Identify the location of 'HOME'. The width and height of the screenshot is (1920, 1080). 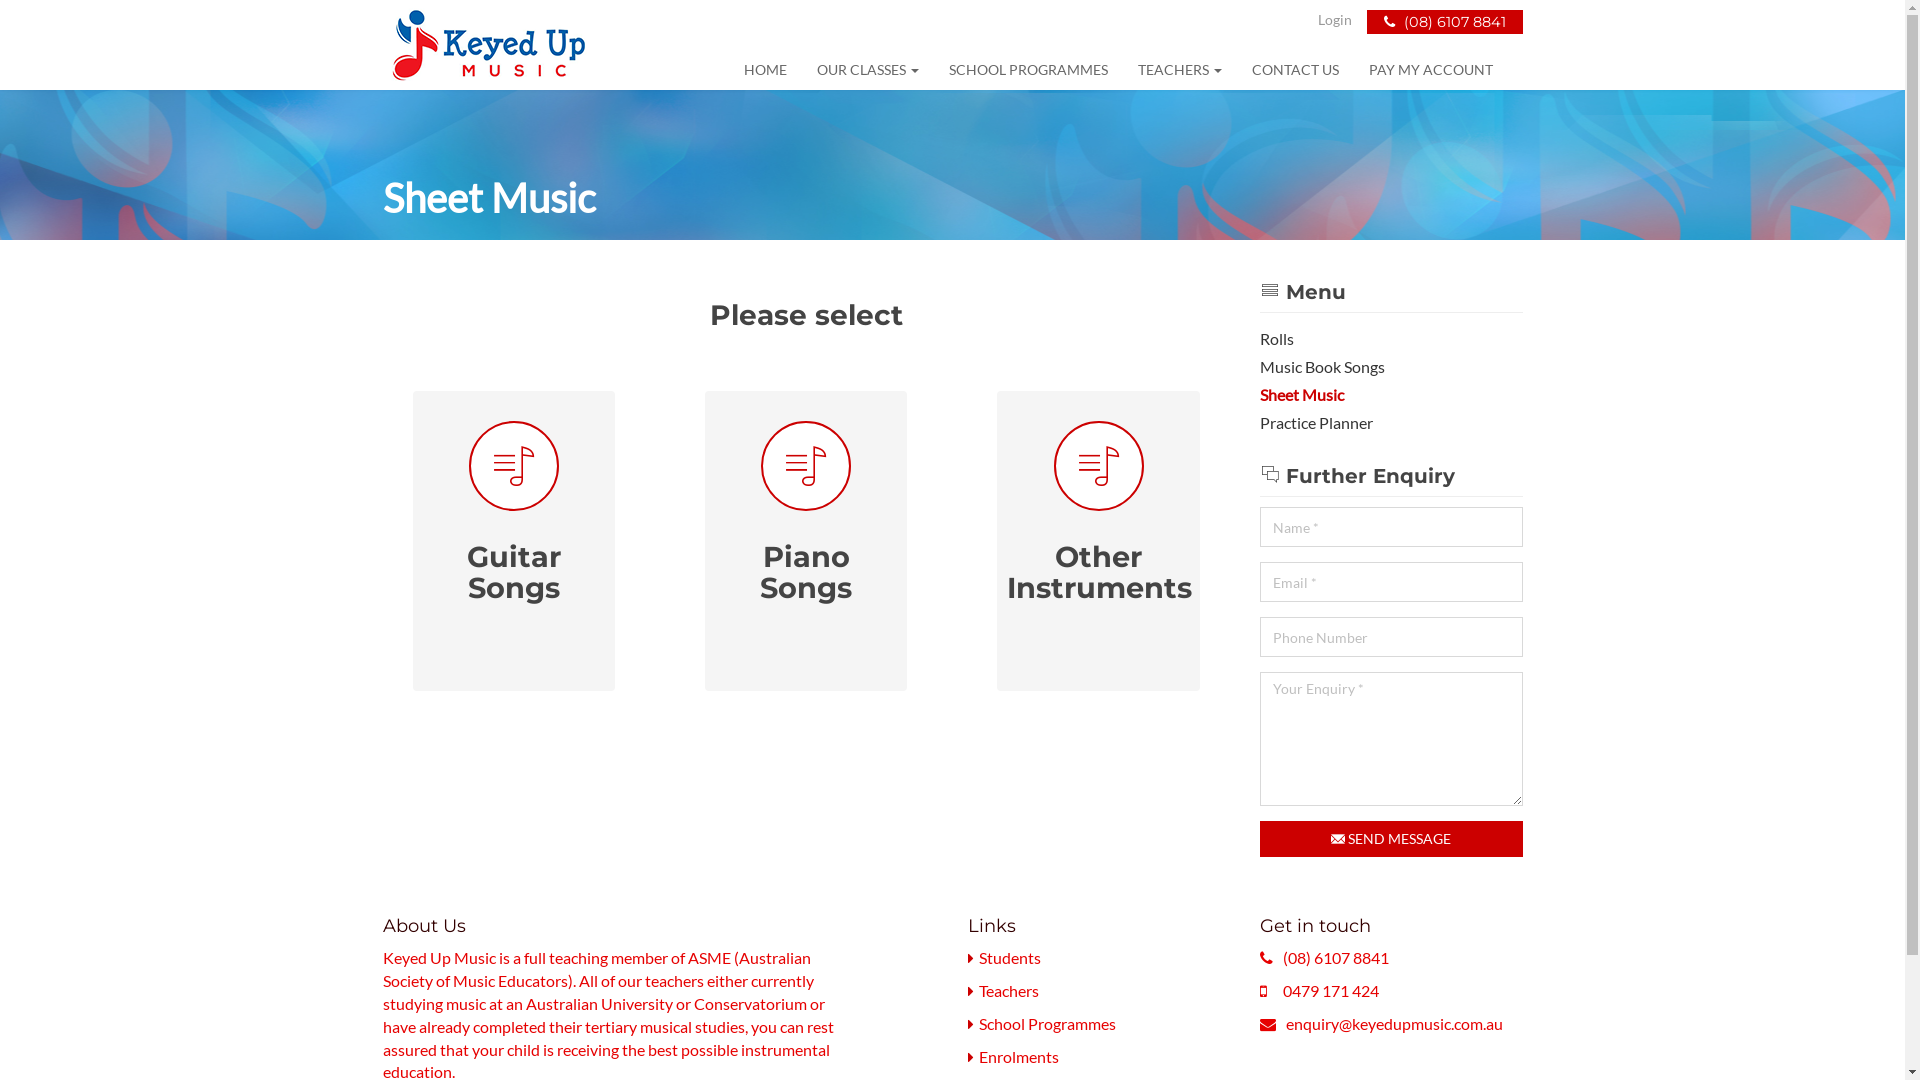
(763, 68).